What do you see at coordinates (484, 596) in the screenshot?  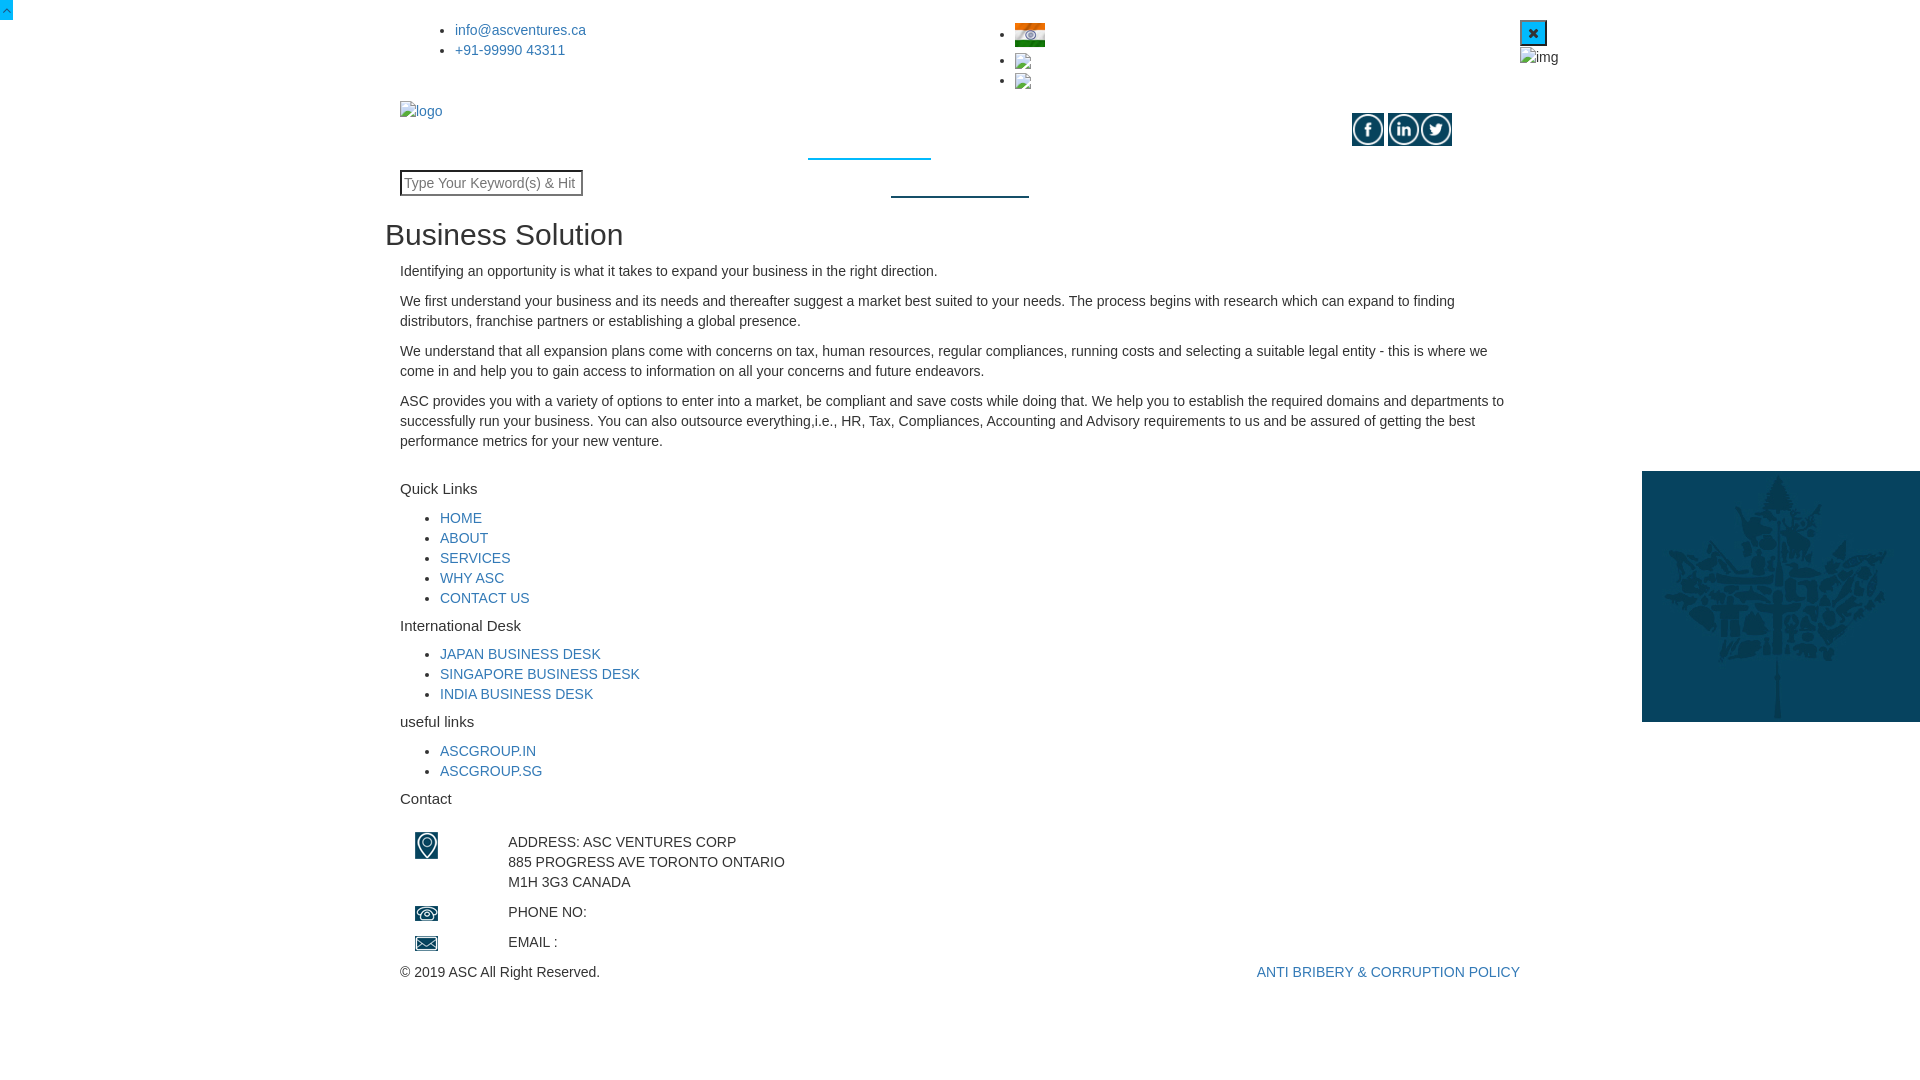 I see `'CONTACT US'` at bounding box center [484, 596].